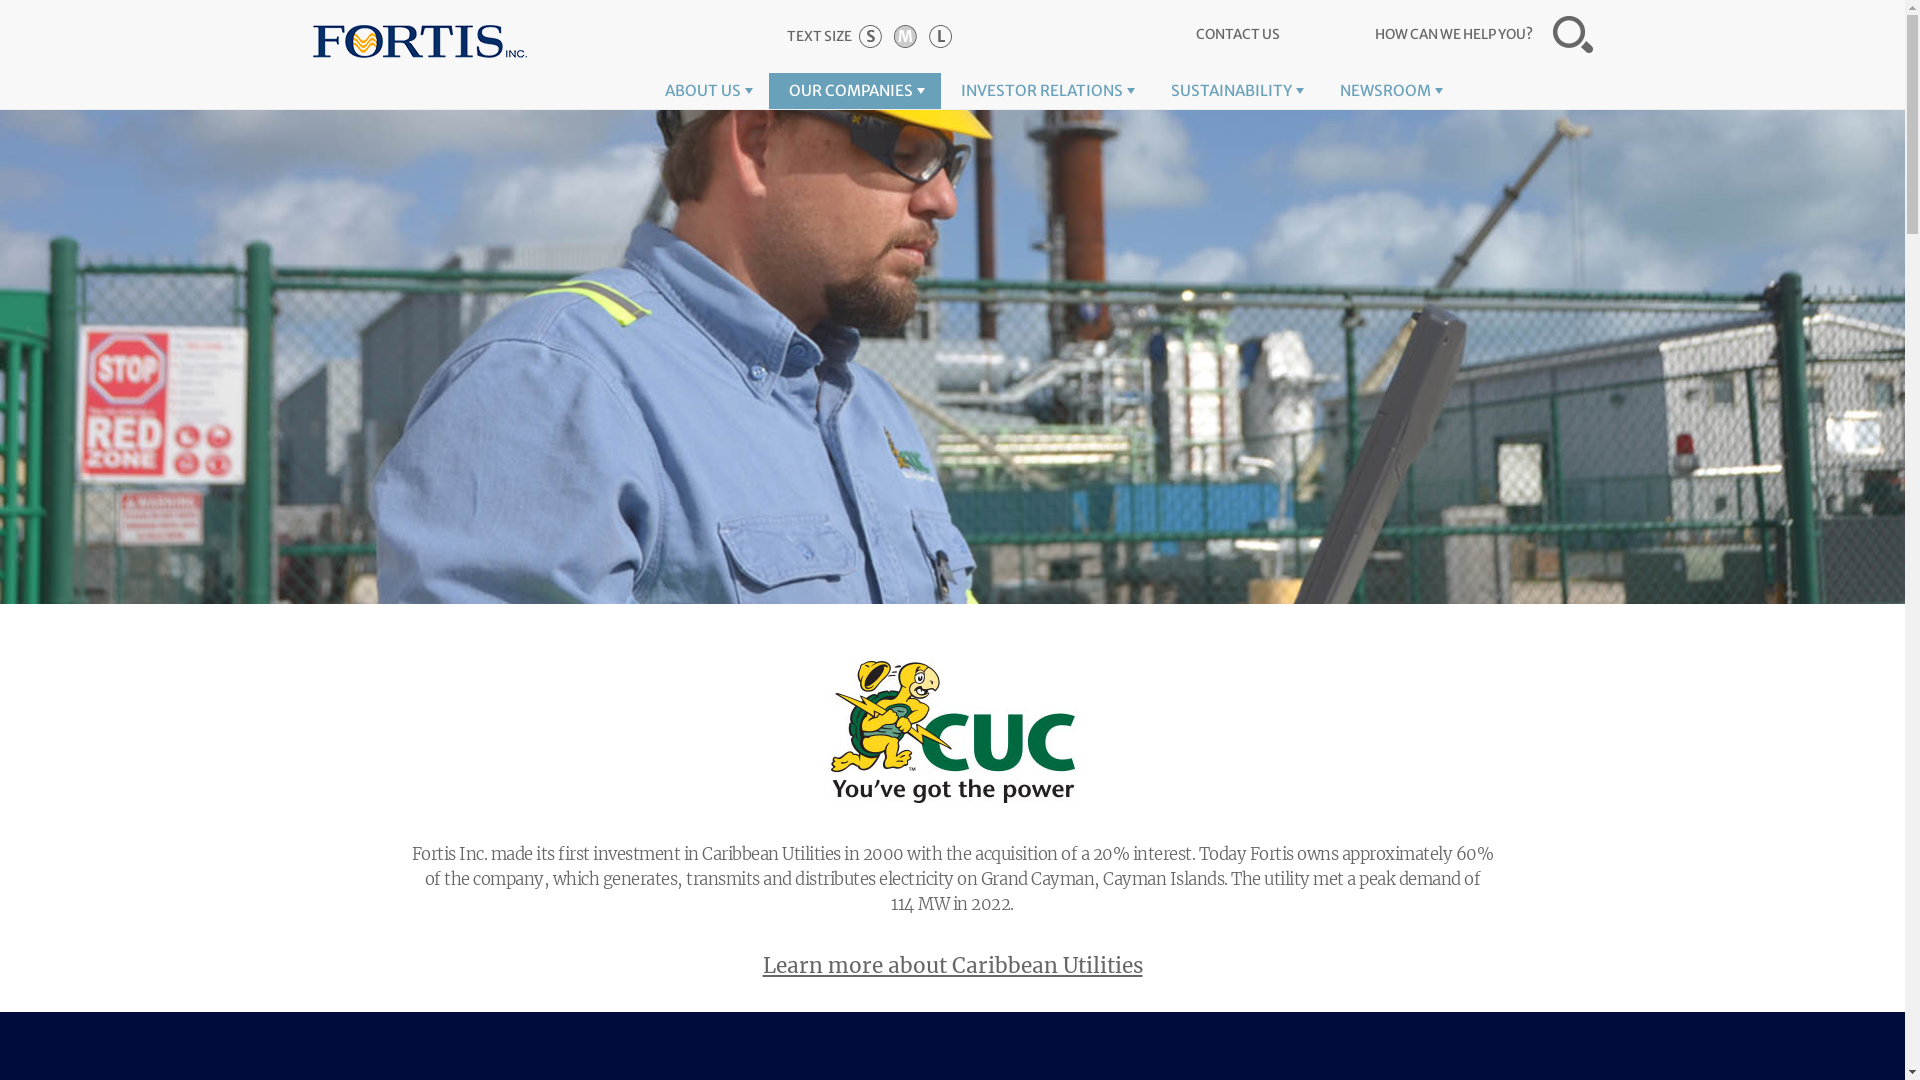 The image size is (1920, 1080). Describe the element at coordinates (1372, 34) in the screenshot. I see `'HOW CAN WE HELP YOU?'` at that location.